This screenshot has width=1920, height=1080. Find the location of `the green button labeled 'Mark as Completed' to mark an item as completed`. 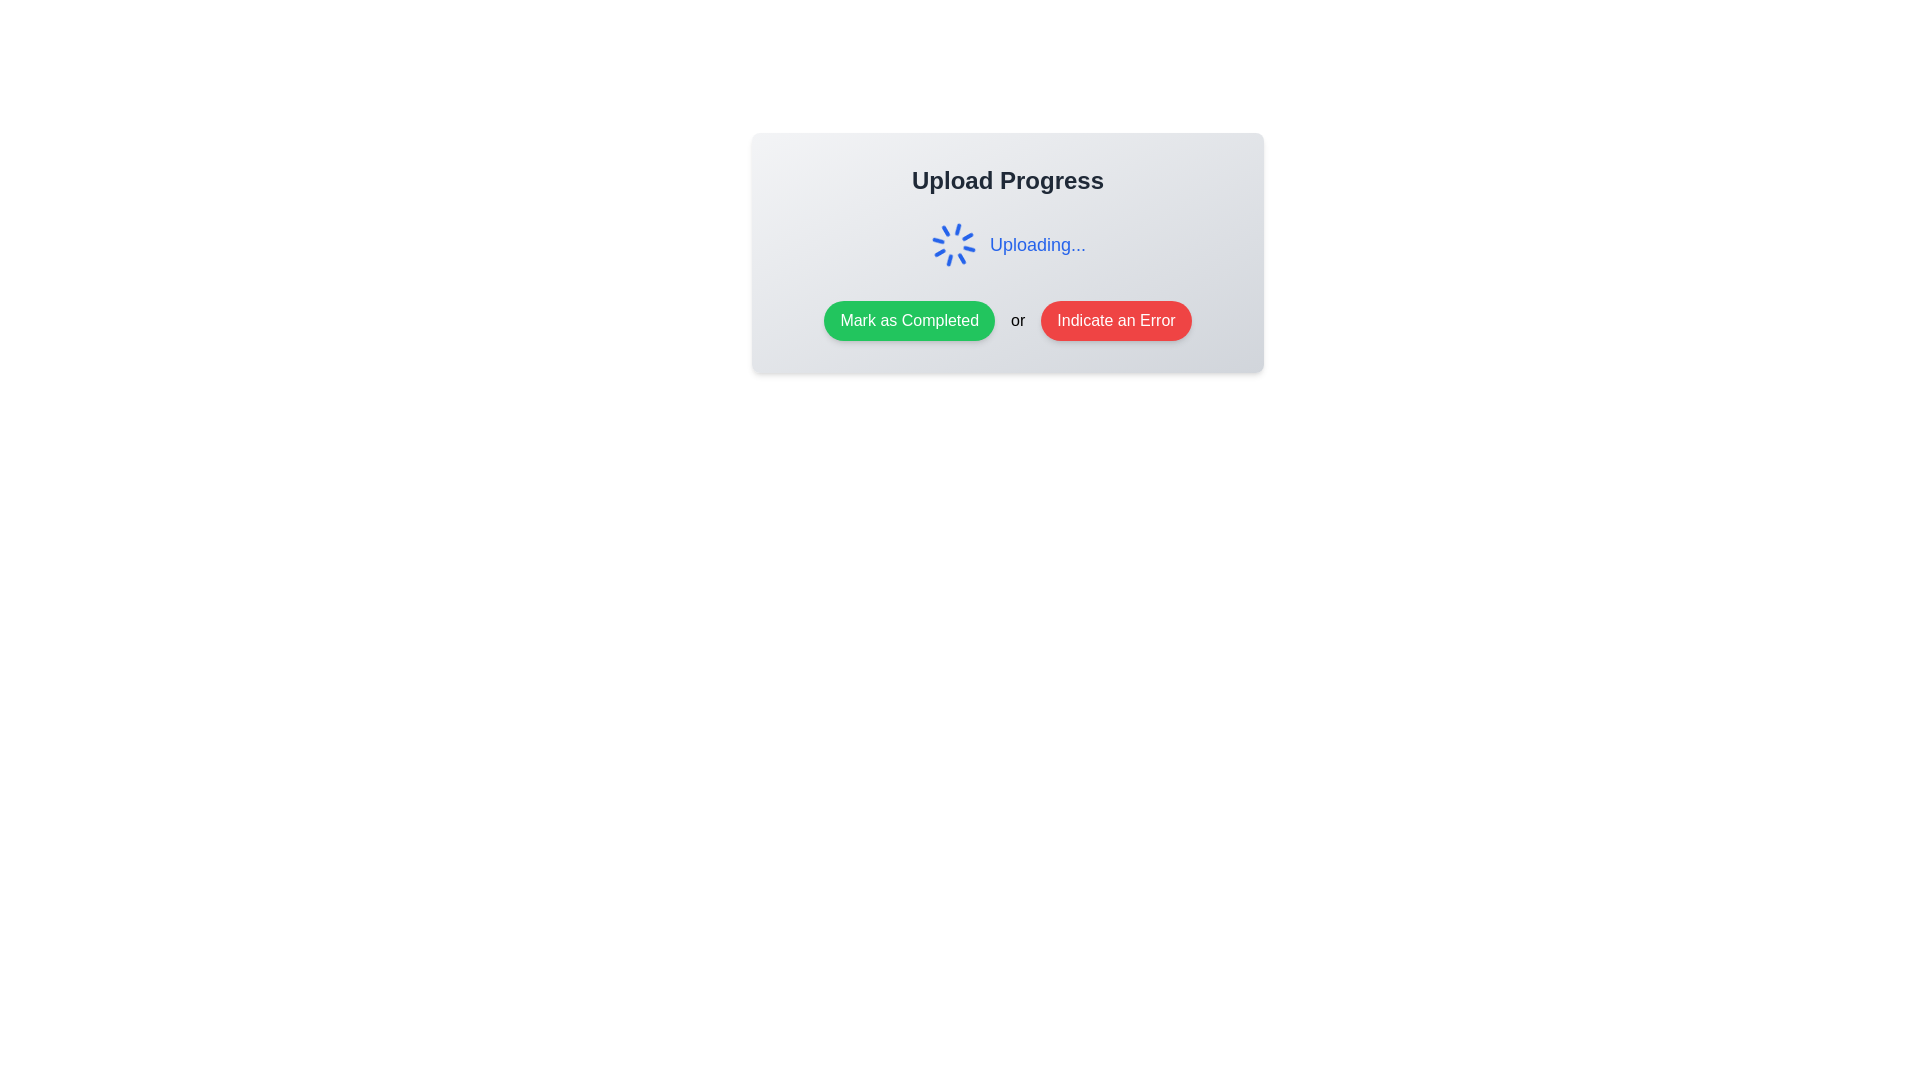

the green button labeled 'Mark as Completed' to mark an item as completed is located at coordinates (908, 319).